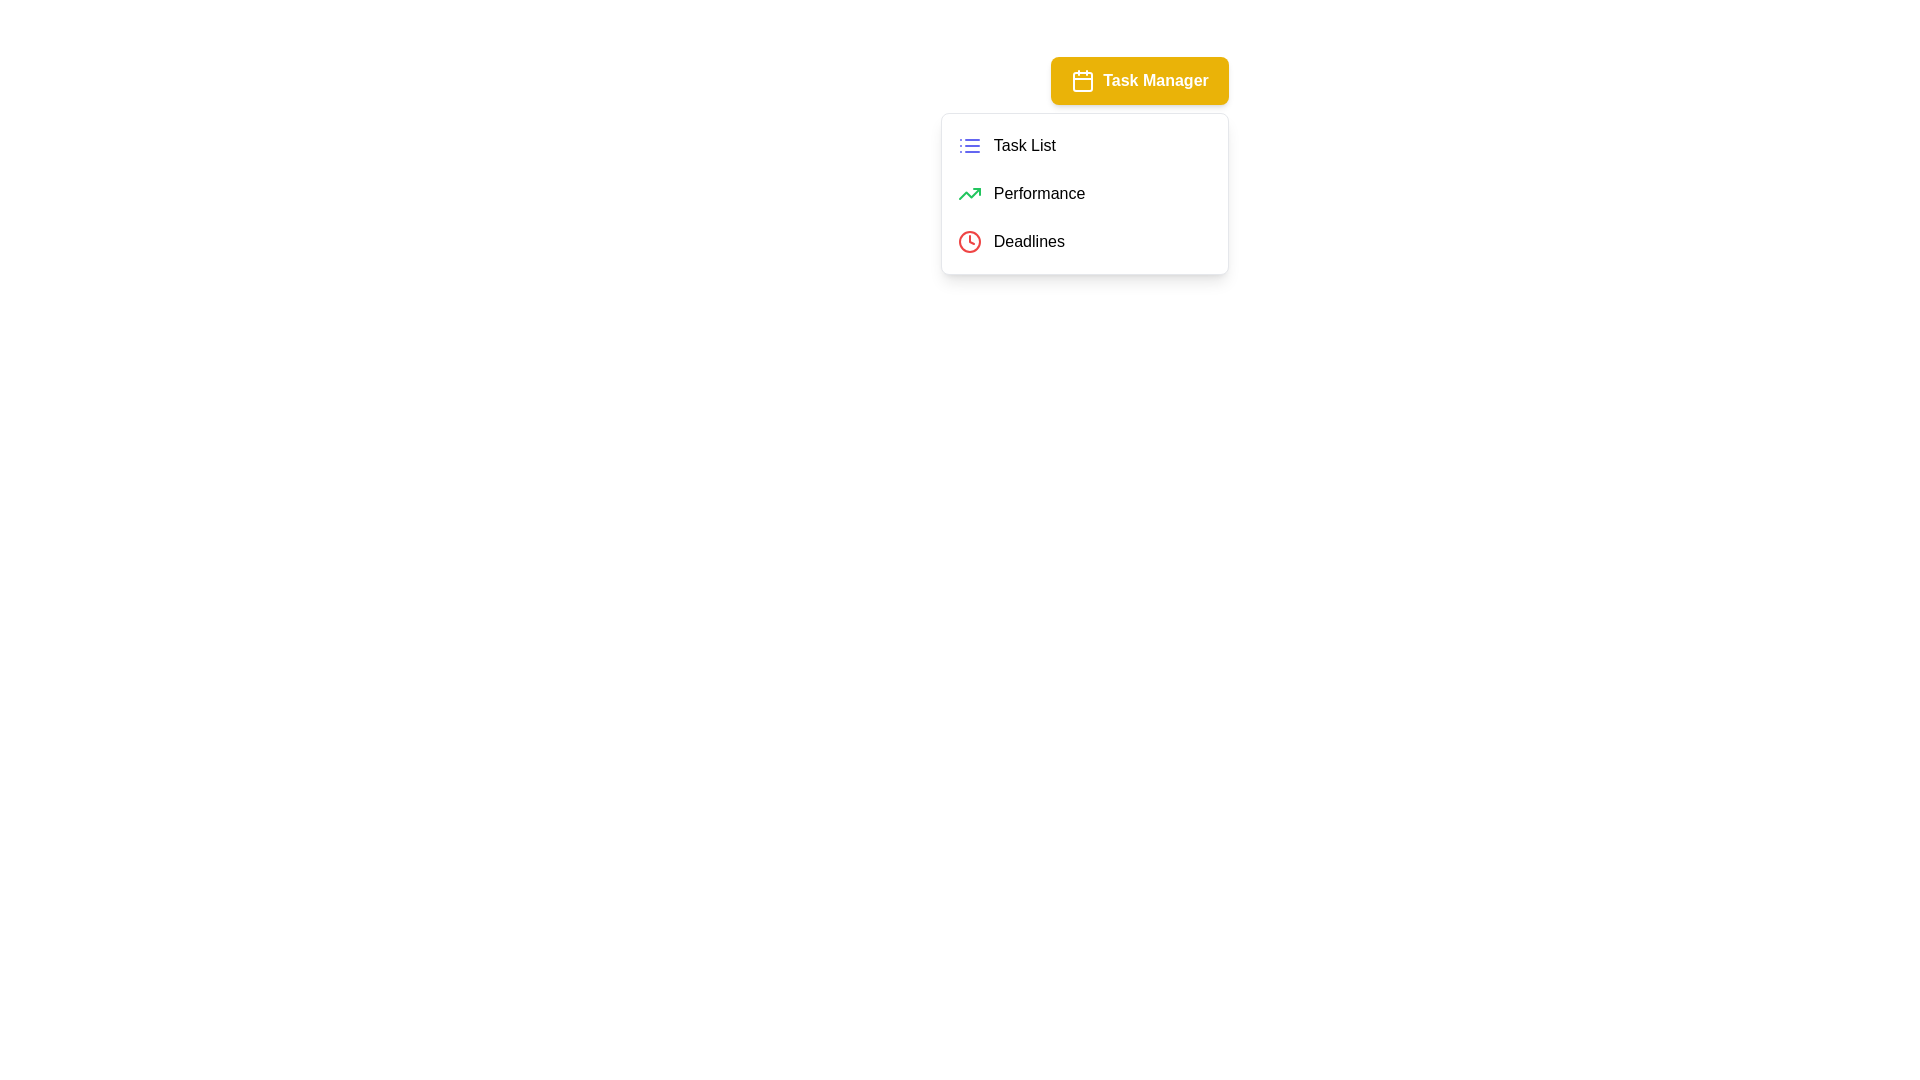  I want to click on the Performance icon in the Task Management Menu, so click(969, 193).